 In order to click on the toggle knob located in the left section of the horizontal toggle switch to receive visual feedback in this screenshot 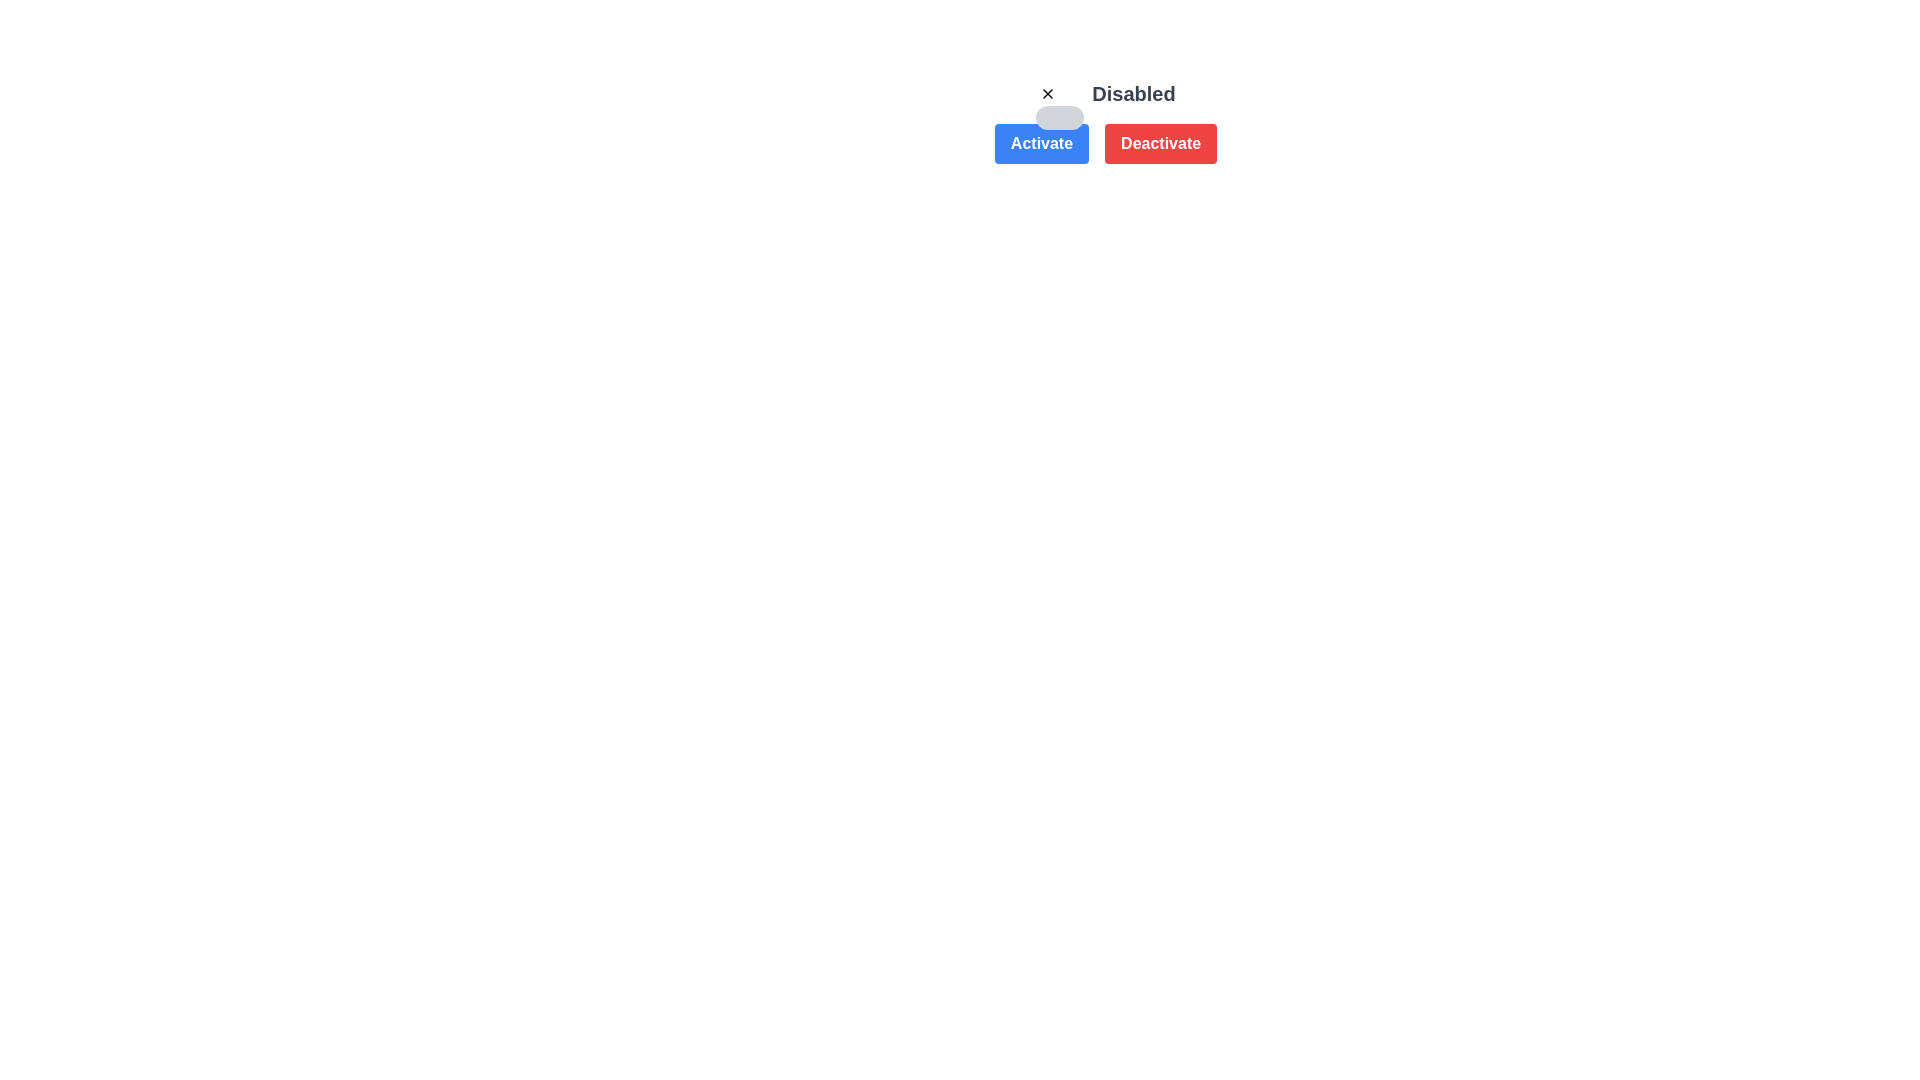, I will do `click(1047, 93)`.